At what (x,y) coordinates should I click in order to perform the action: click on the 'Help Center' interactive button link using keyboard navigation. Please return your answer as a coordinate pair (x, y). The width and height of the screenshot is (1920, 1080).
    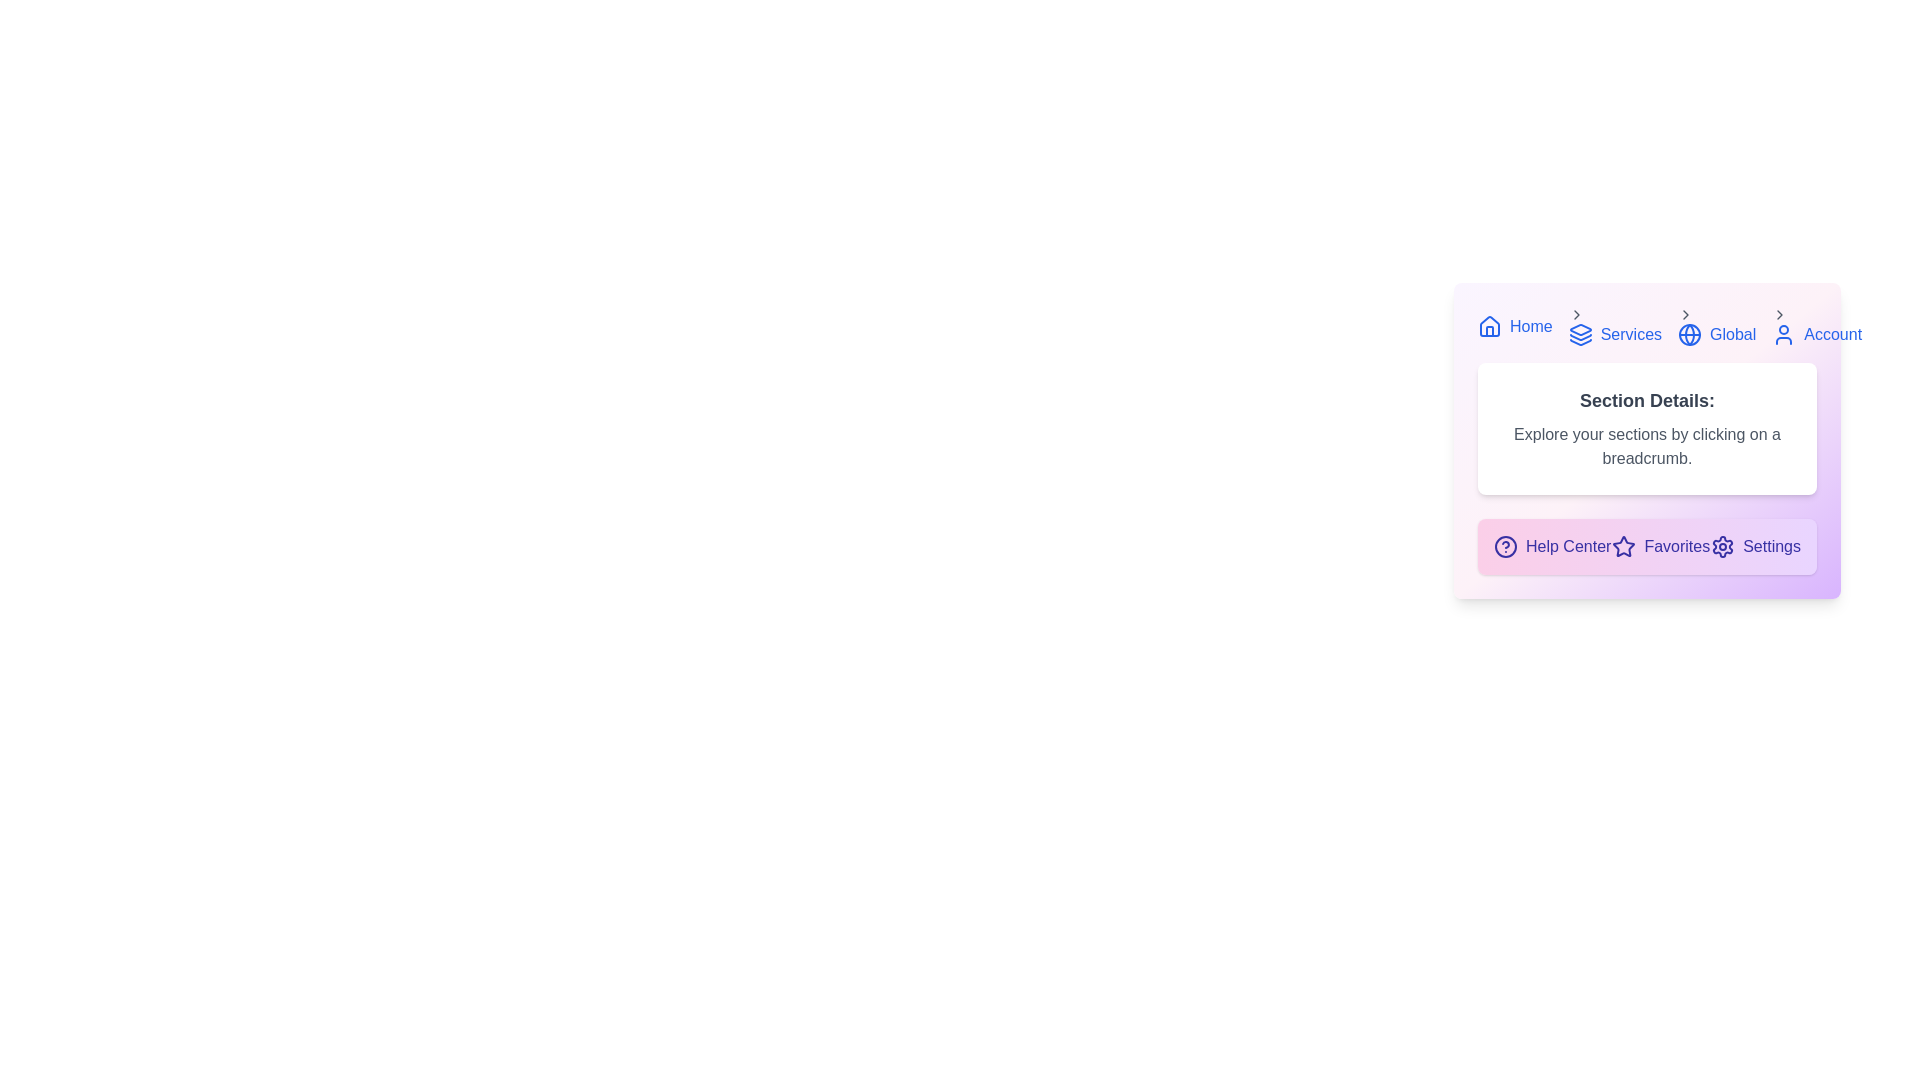
    Looking at the image, I should click on (1551, 547).